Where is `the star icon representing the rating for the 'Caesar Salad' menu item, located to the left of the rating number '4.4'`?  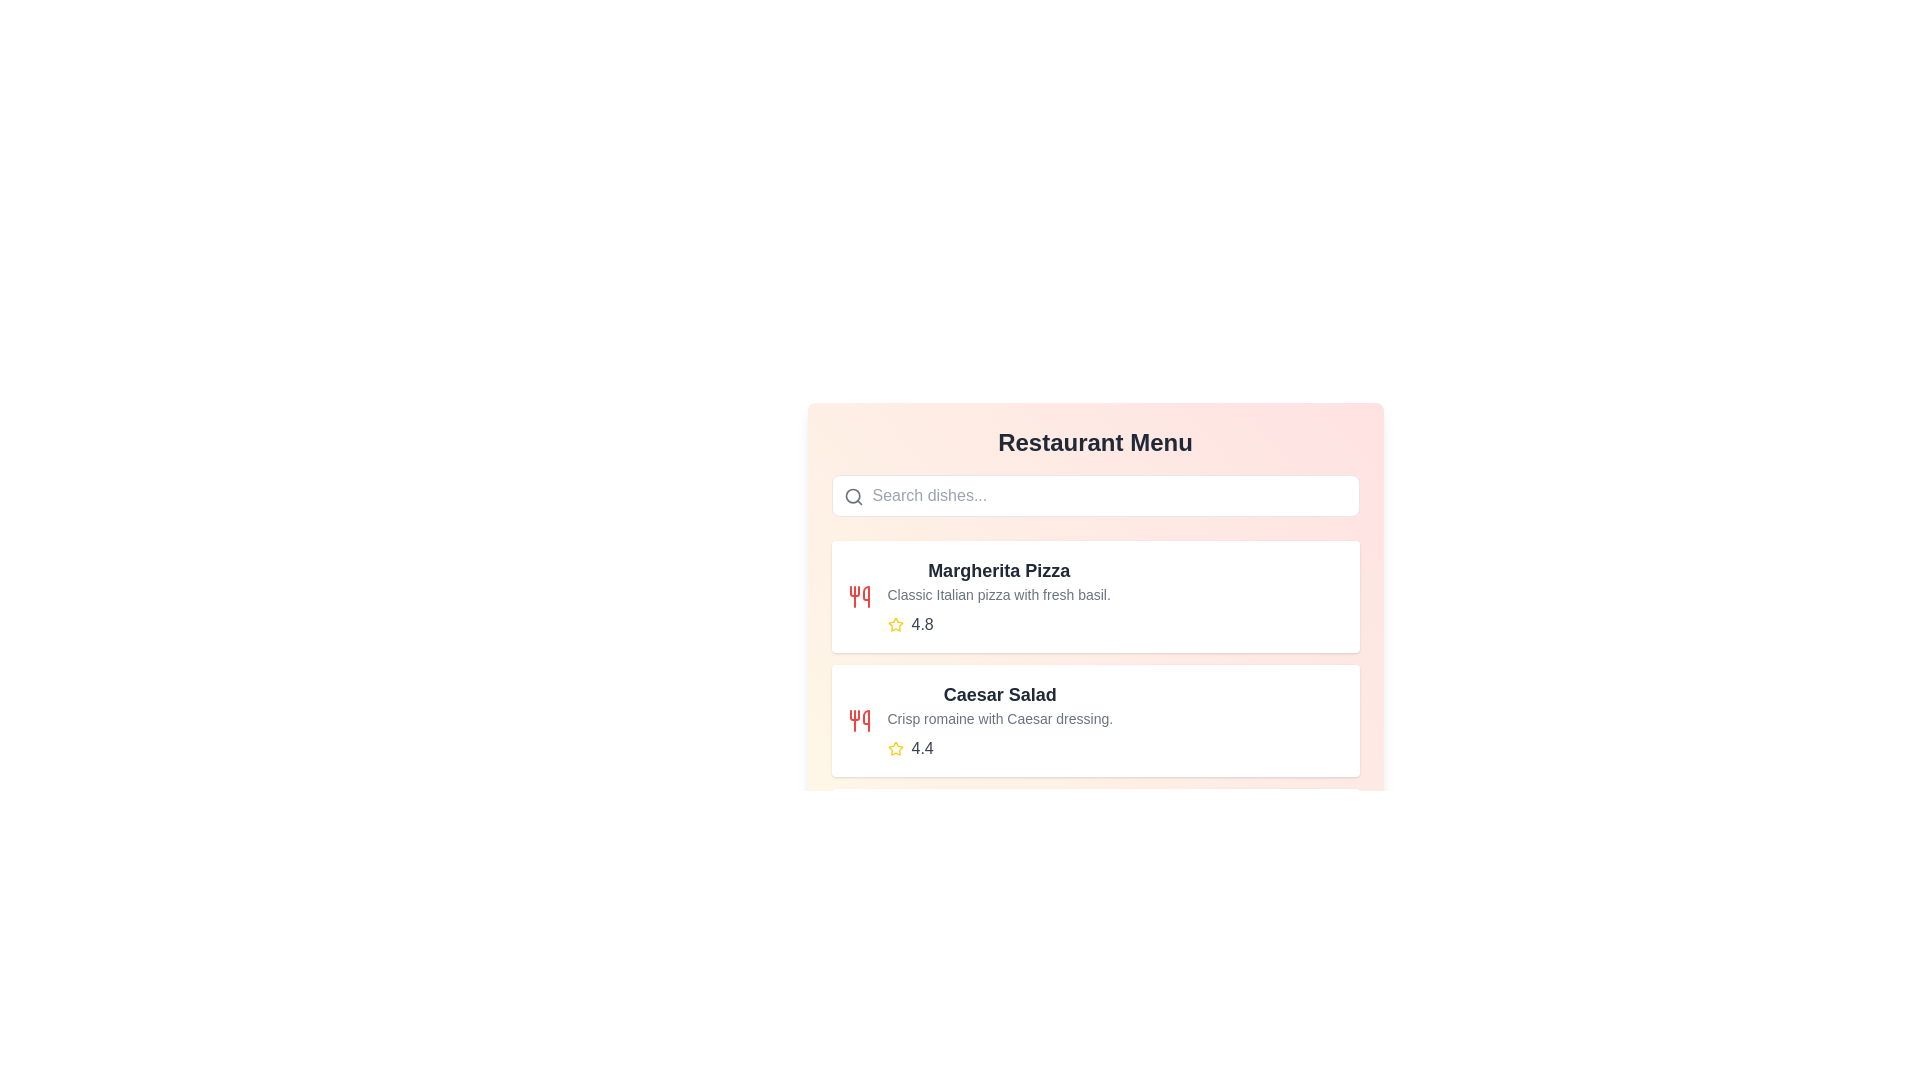
the star icon representing the rating for the 'Caesar Salad' menu item, located to the left of the rating number '4.4' is located at coordinates (894, 748).